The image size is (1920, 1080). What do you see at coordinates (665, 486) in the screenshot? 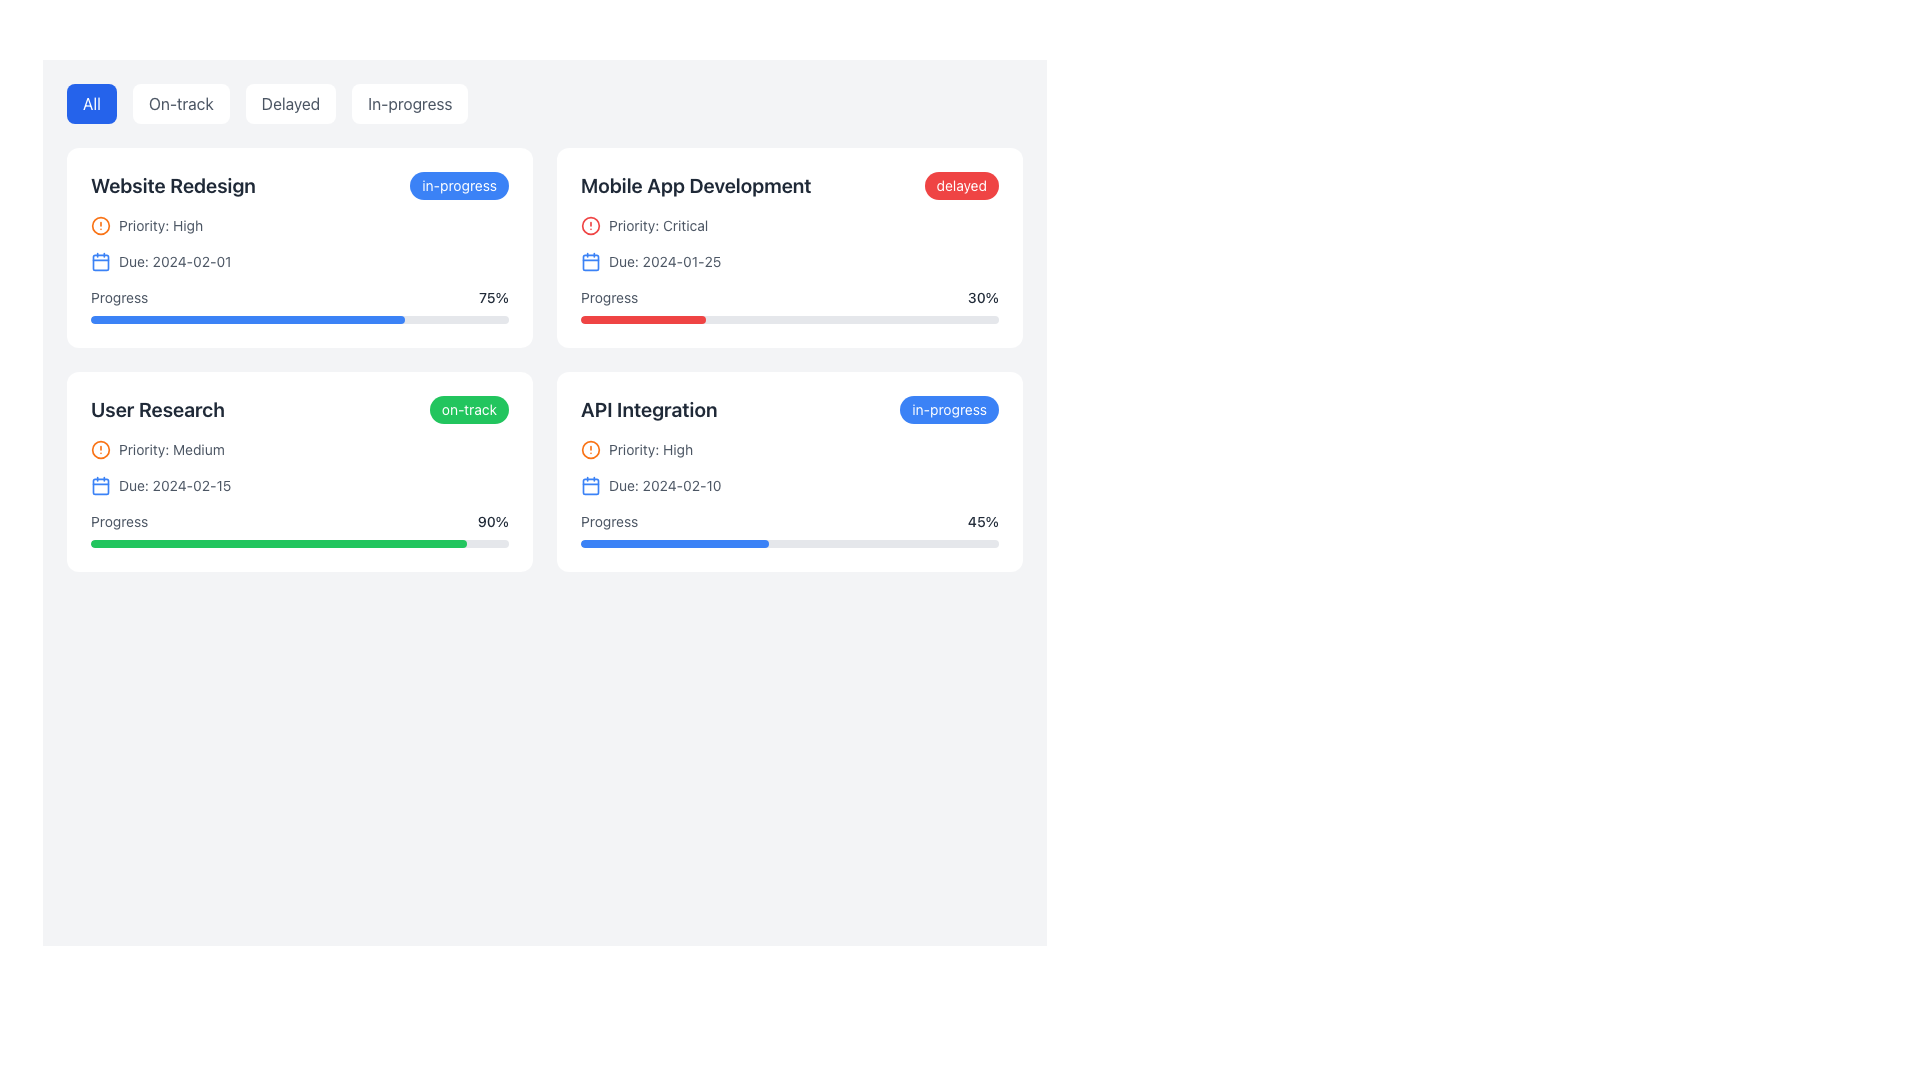
I see `the Label displaying the due date 'Due: 2024-02-10', which is positioned to the right of the calendar icon in the 'API Integration' card` at bounding box center [665, 486].